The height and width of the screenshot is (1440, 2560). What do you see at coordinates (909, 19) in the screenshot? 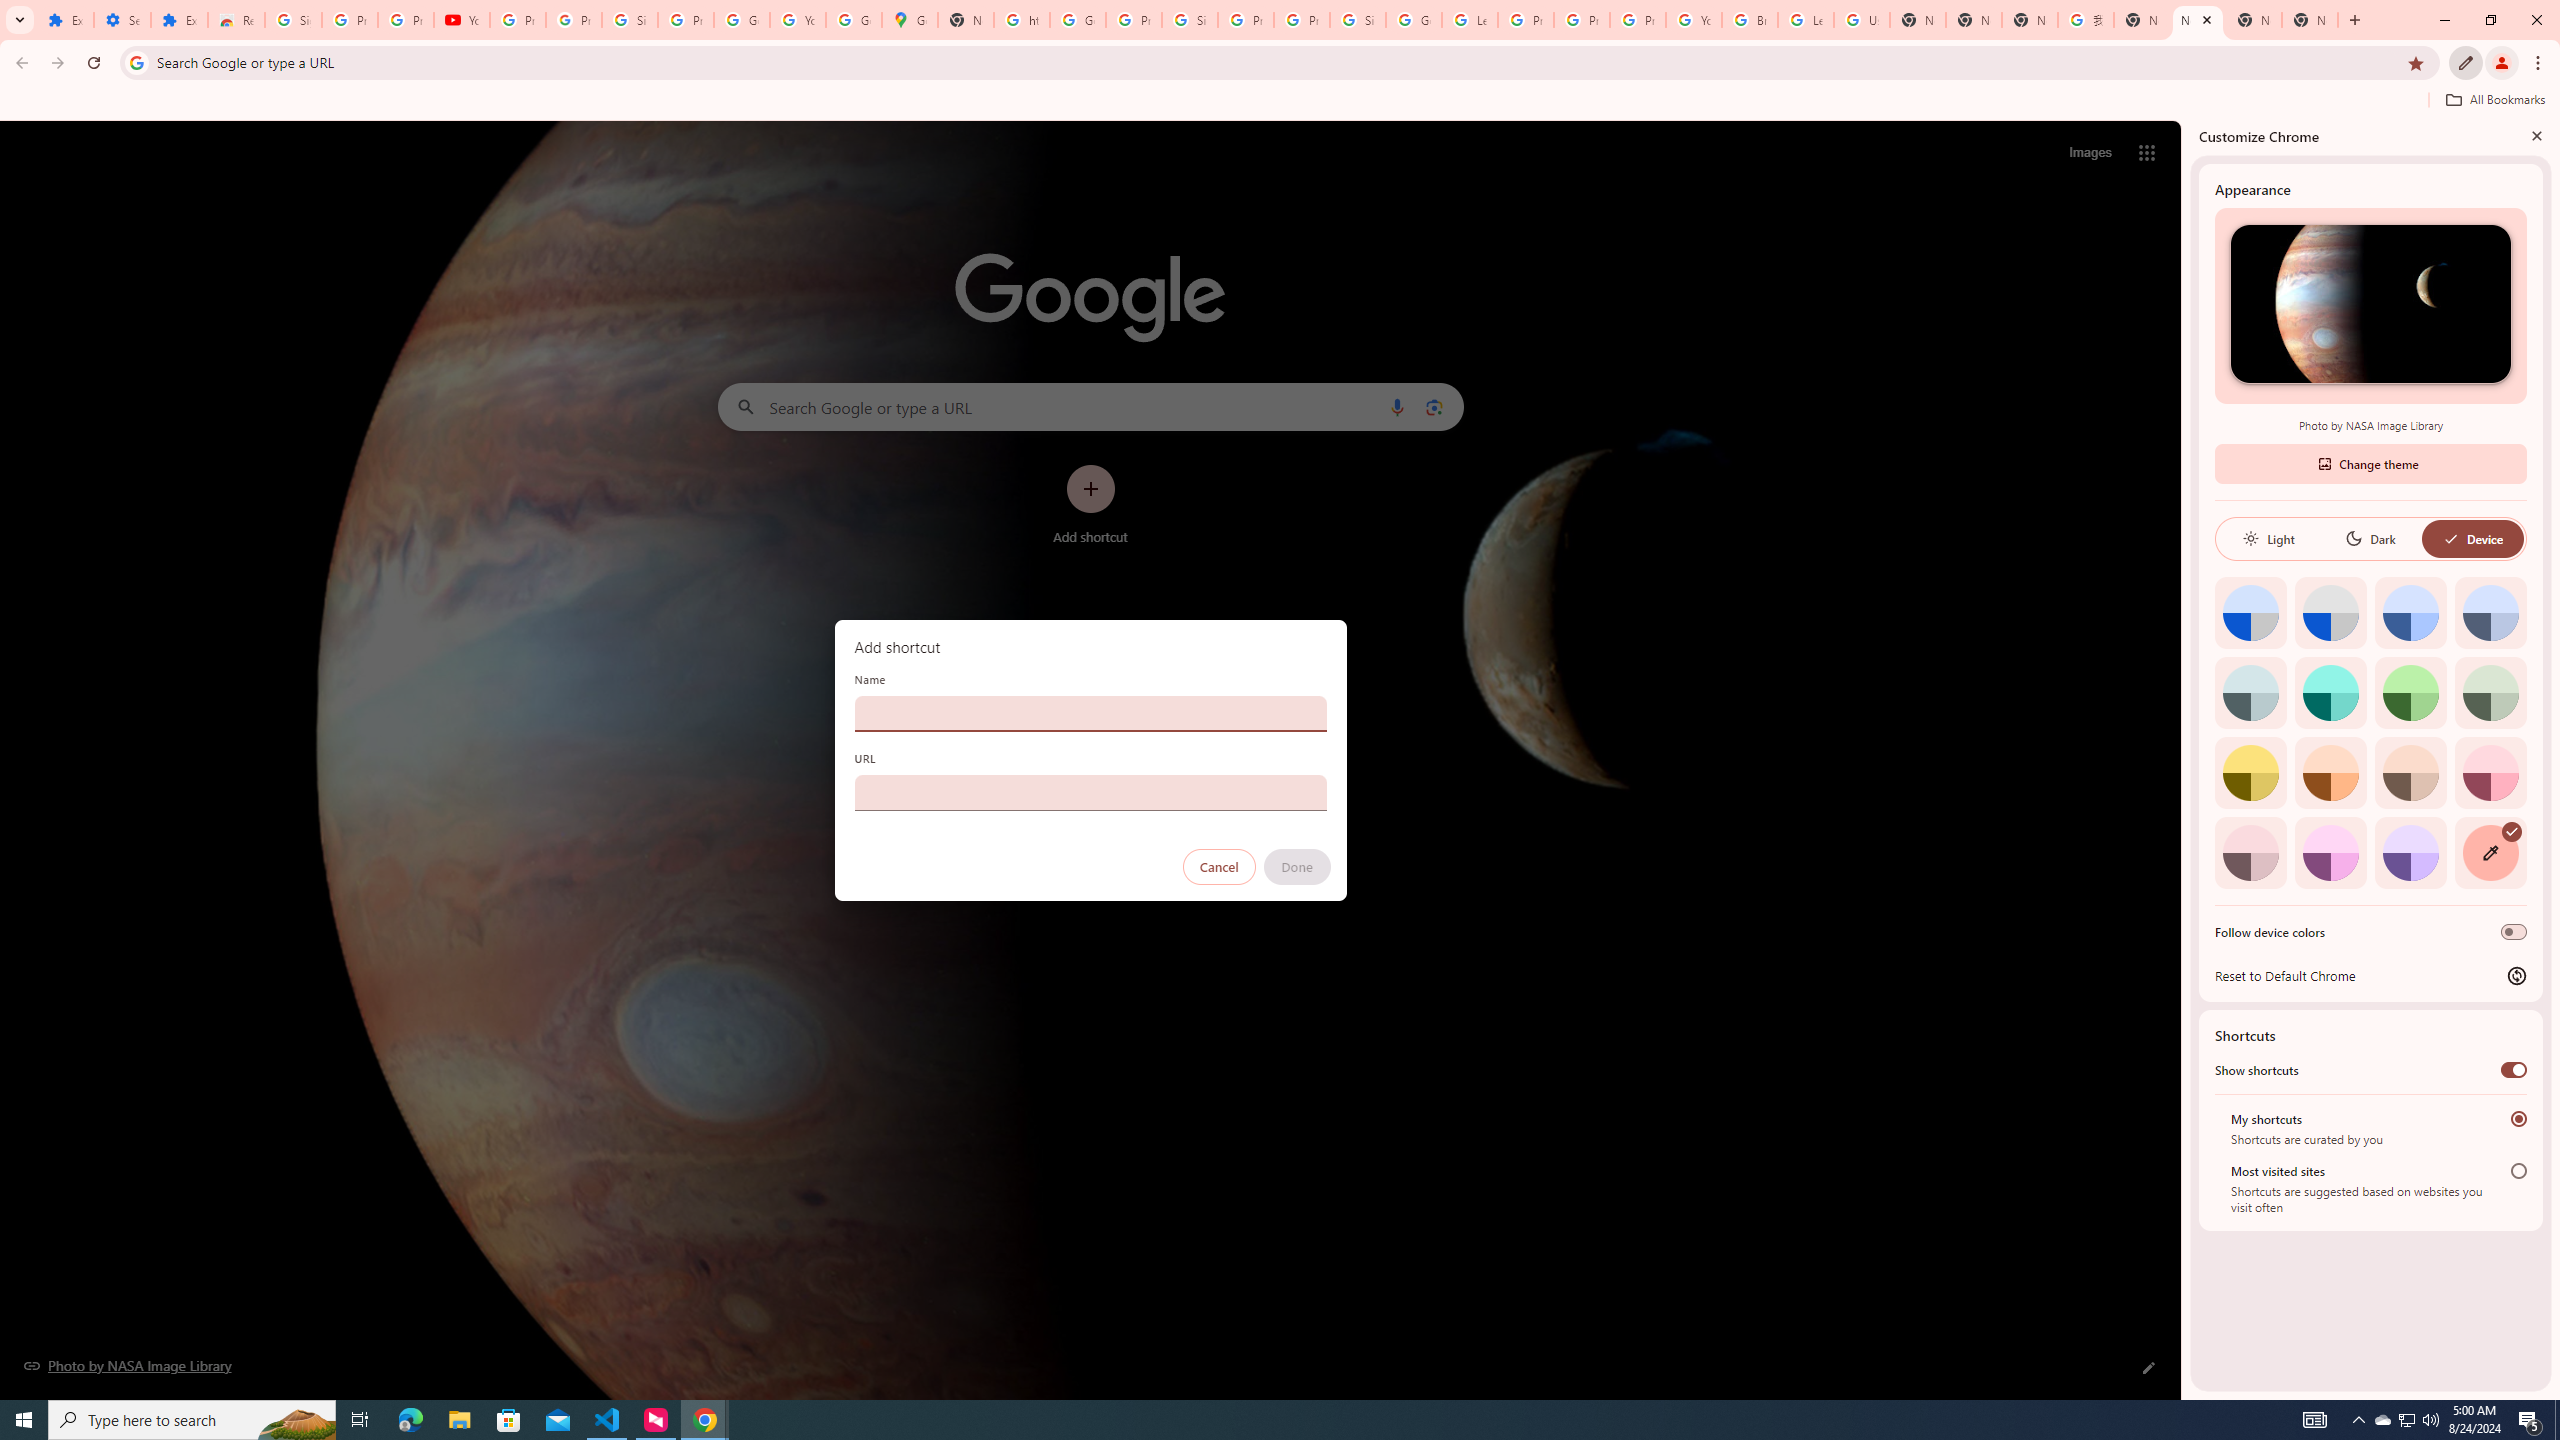
I see `'Google Maps'` at bounding box center [909, 19].